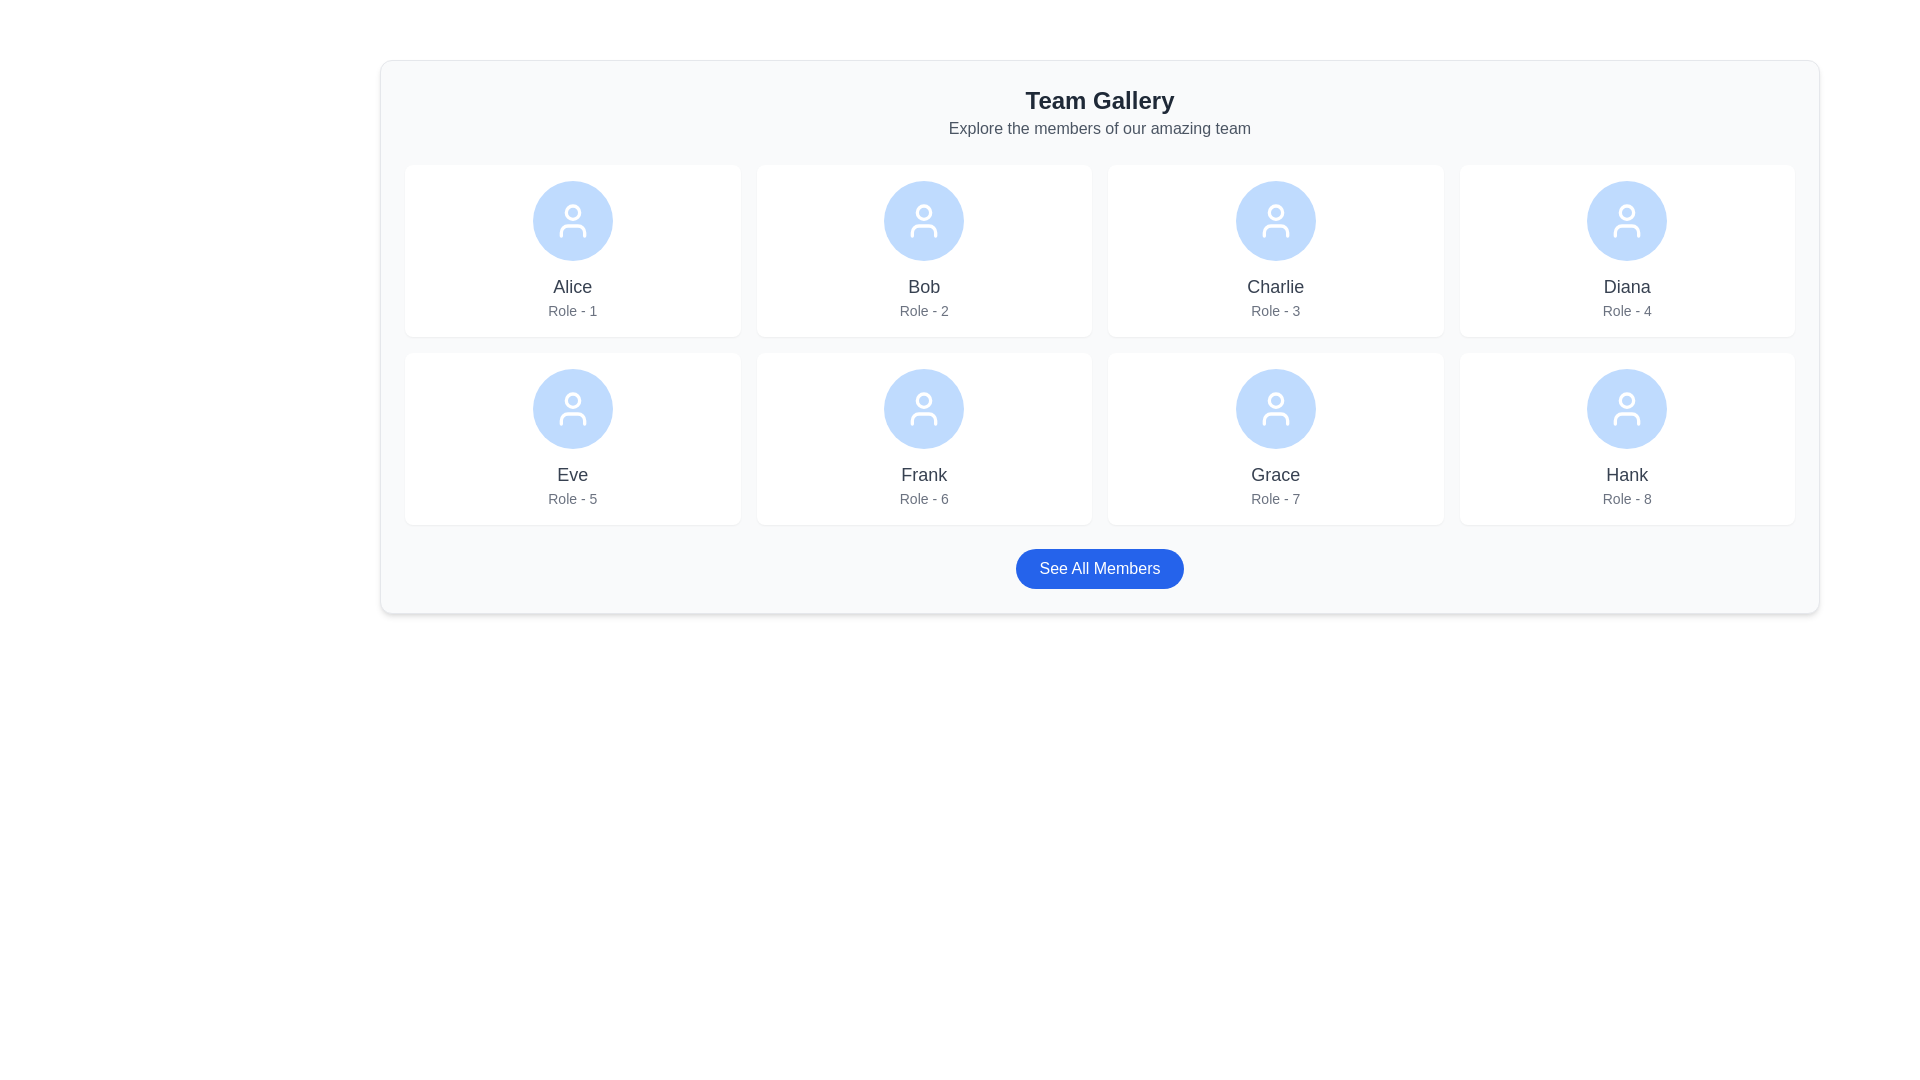 The height and width of the screenshot is (1080, 1920). I want to click on the user profile icon for 'Bob', so click(923, 220).